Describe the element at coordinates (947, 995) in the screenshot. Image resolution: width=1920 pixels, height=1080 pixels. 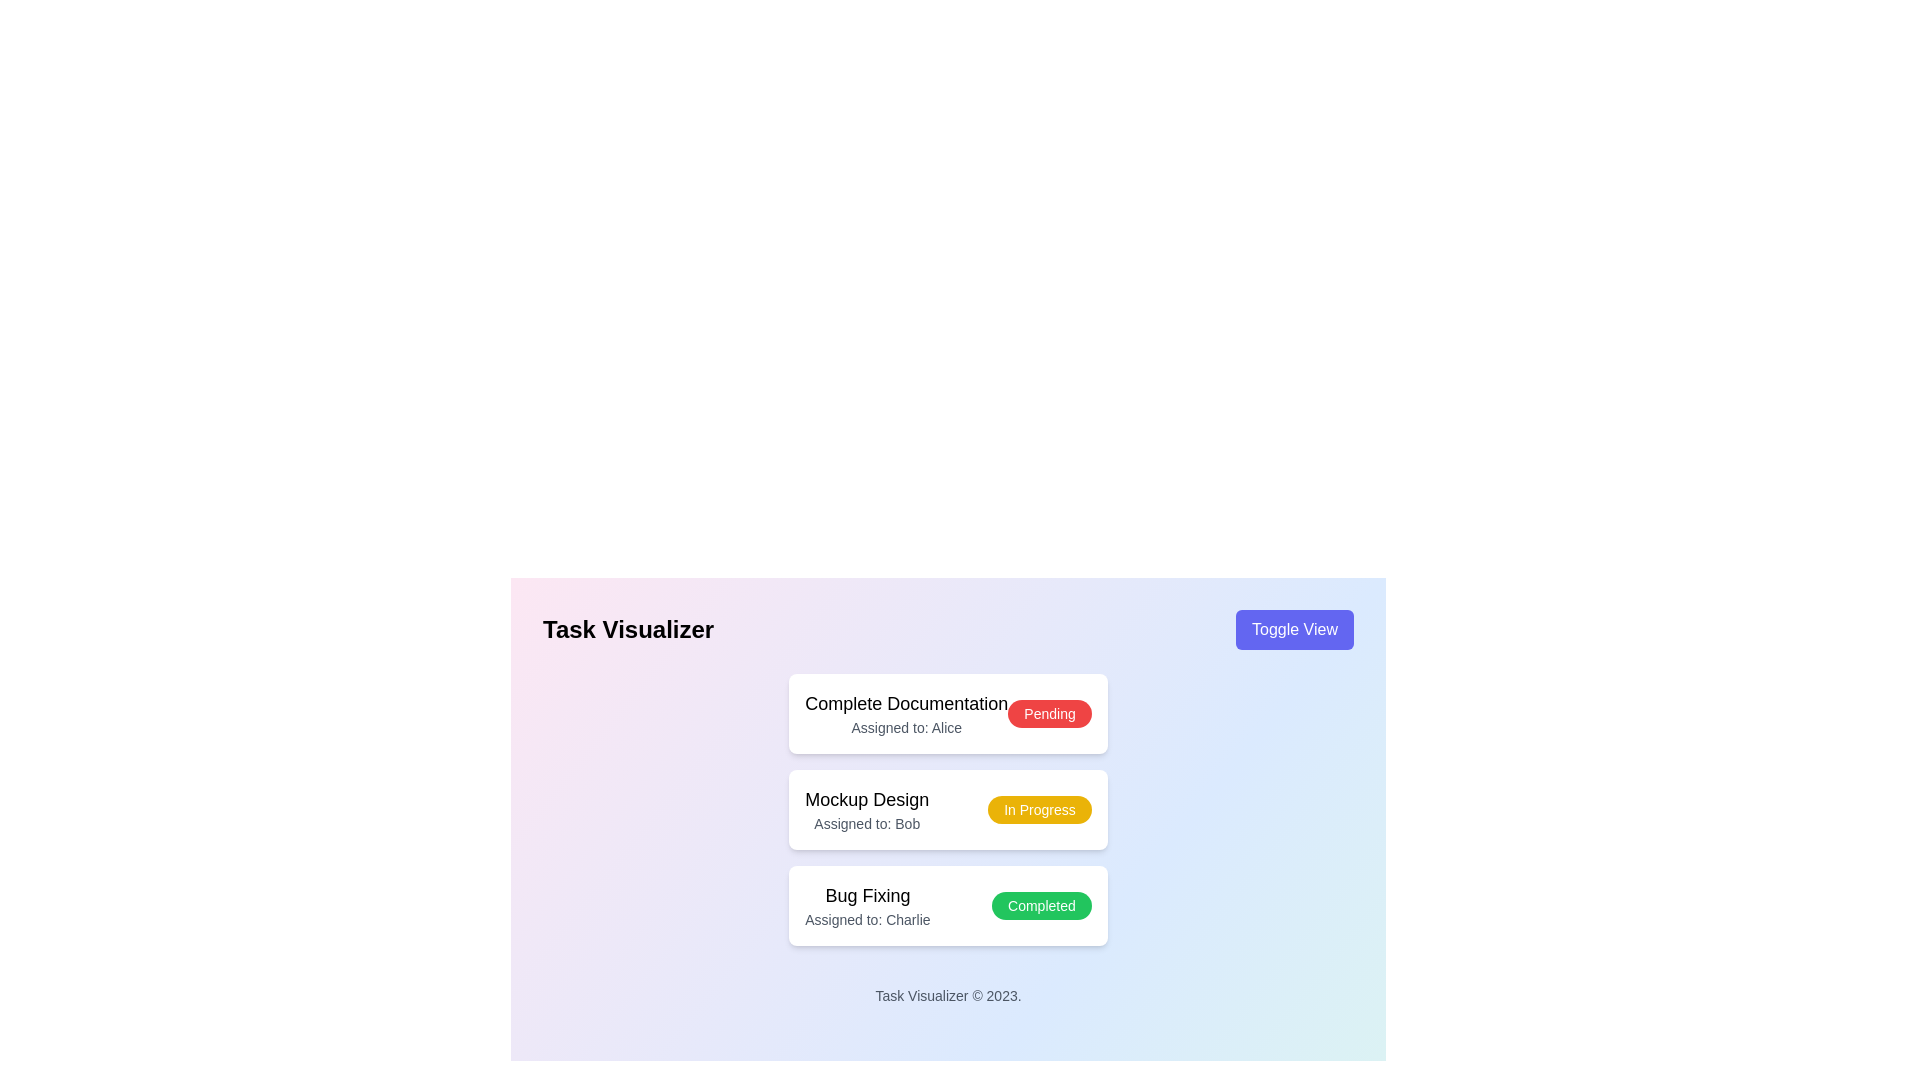
I see `the text block displaying 'Task Visualizer © 2023.' which is located at the bottom of the page and visually distinct in a small gray font` at that location.